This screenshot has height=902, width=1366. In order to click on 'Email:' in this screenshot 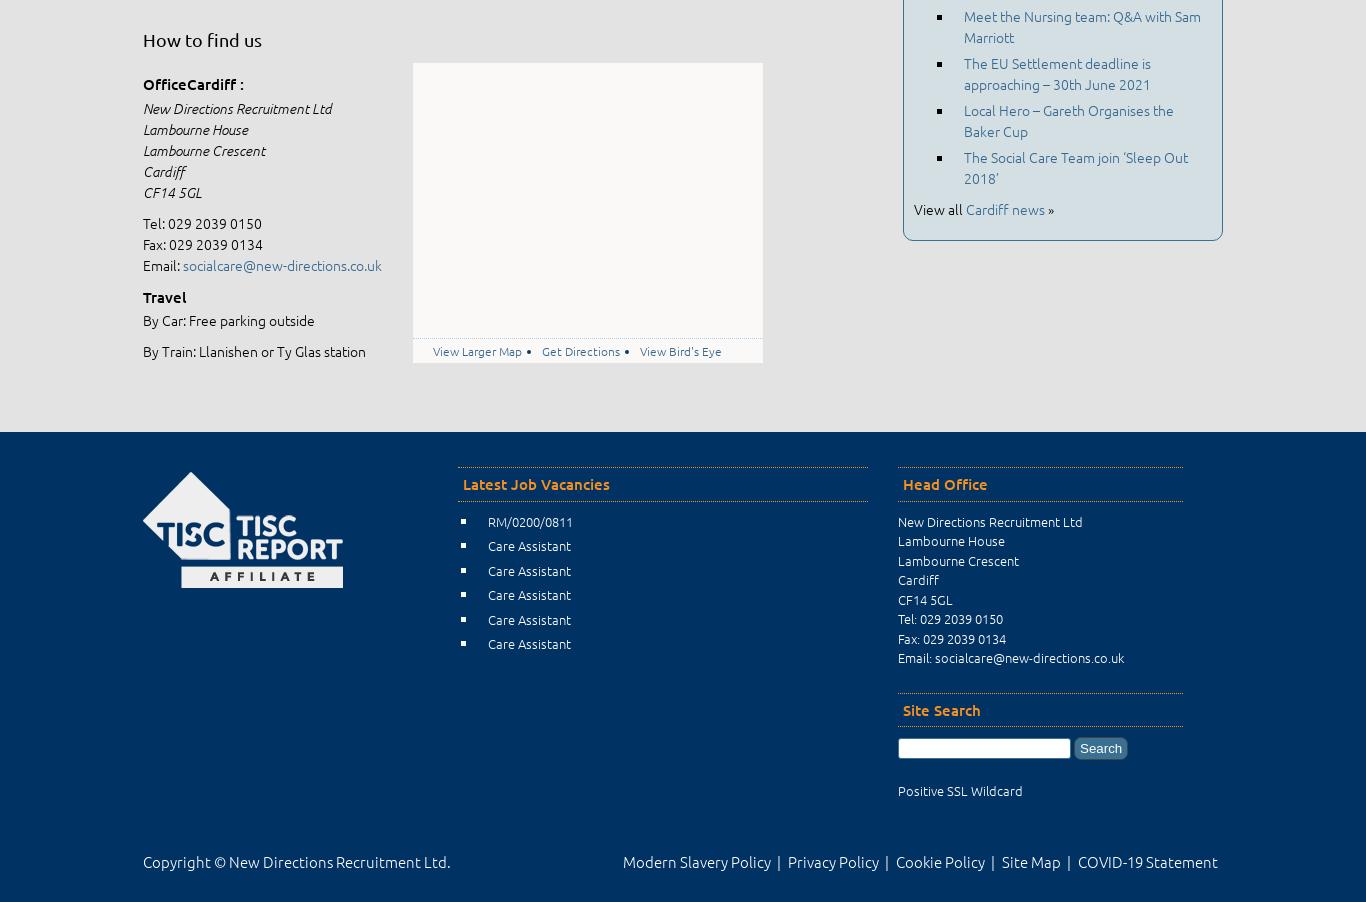, I will do `click(916, 656)`.